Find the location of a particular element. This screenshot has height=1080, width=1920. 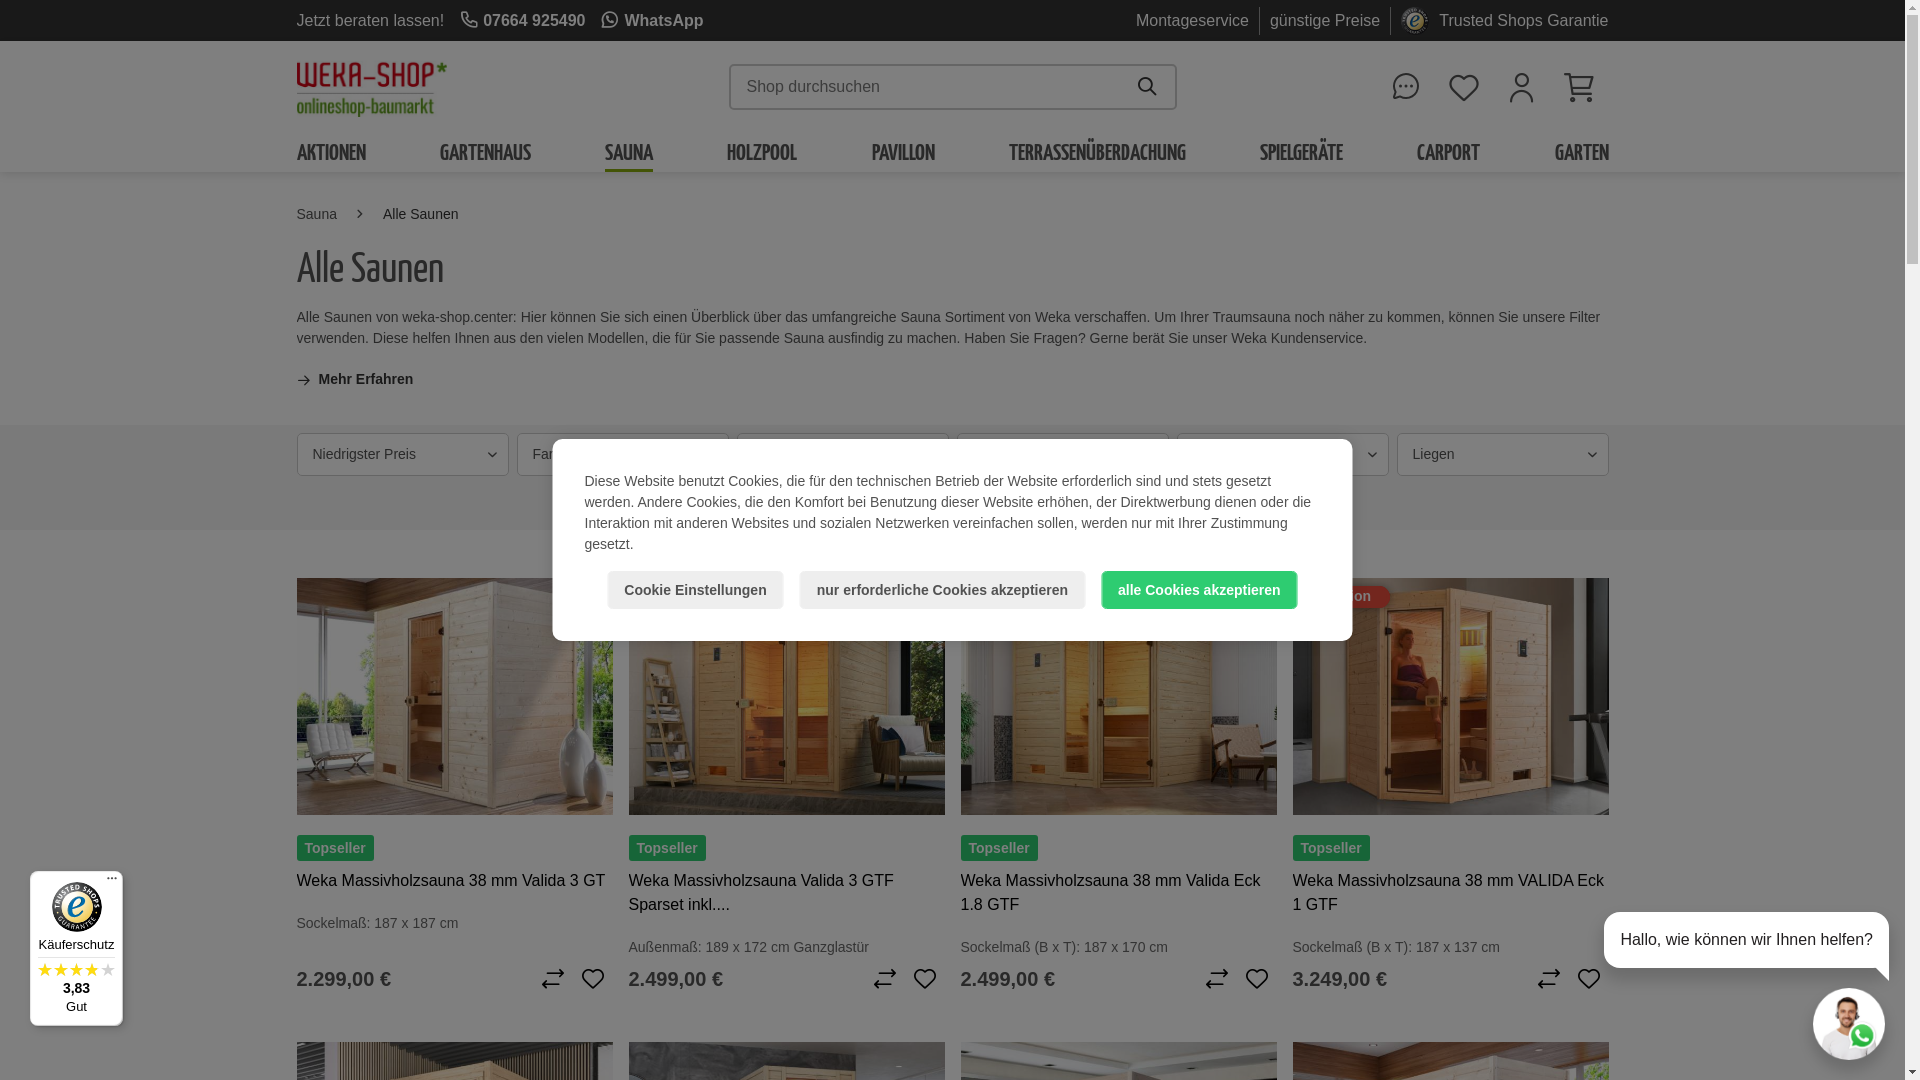

'alle Cookies akzeptieren' is located at coordinates (1099, 589).